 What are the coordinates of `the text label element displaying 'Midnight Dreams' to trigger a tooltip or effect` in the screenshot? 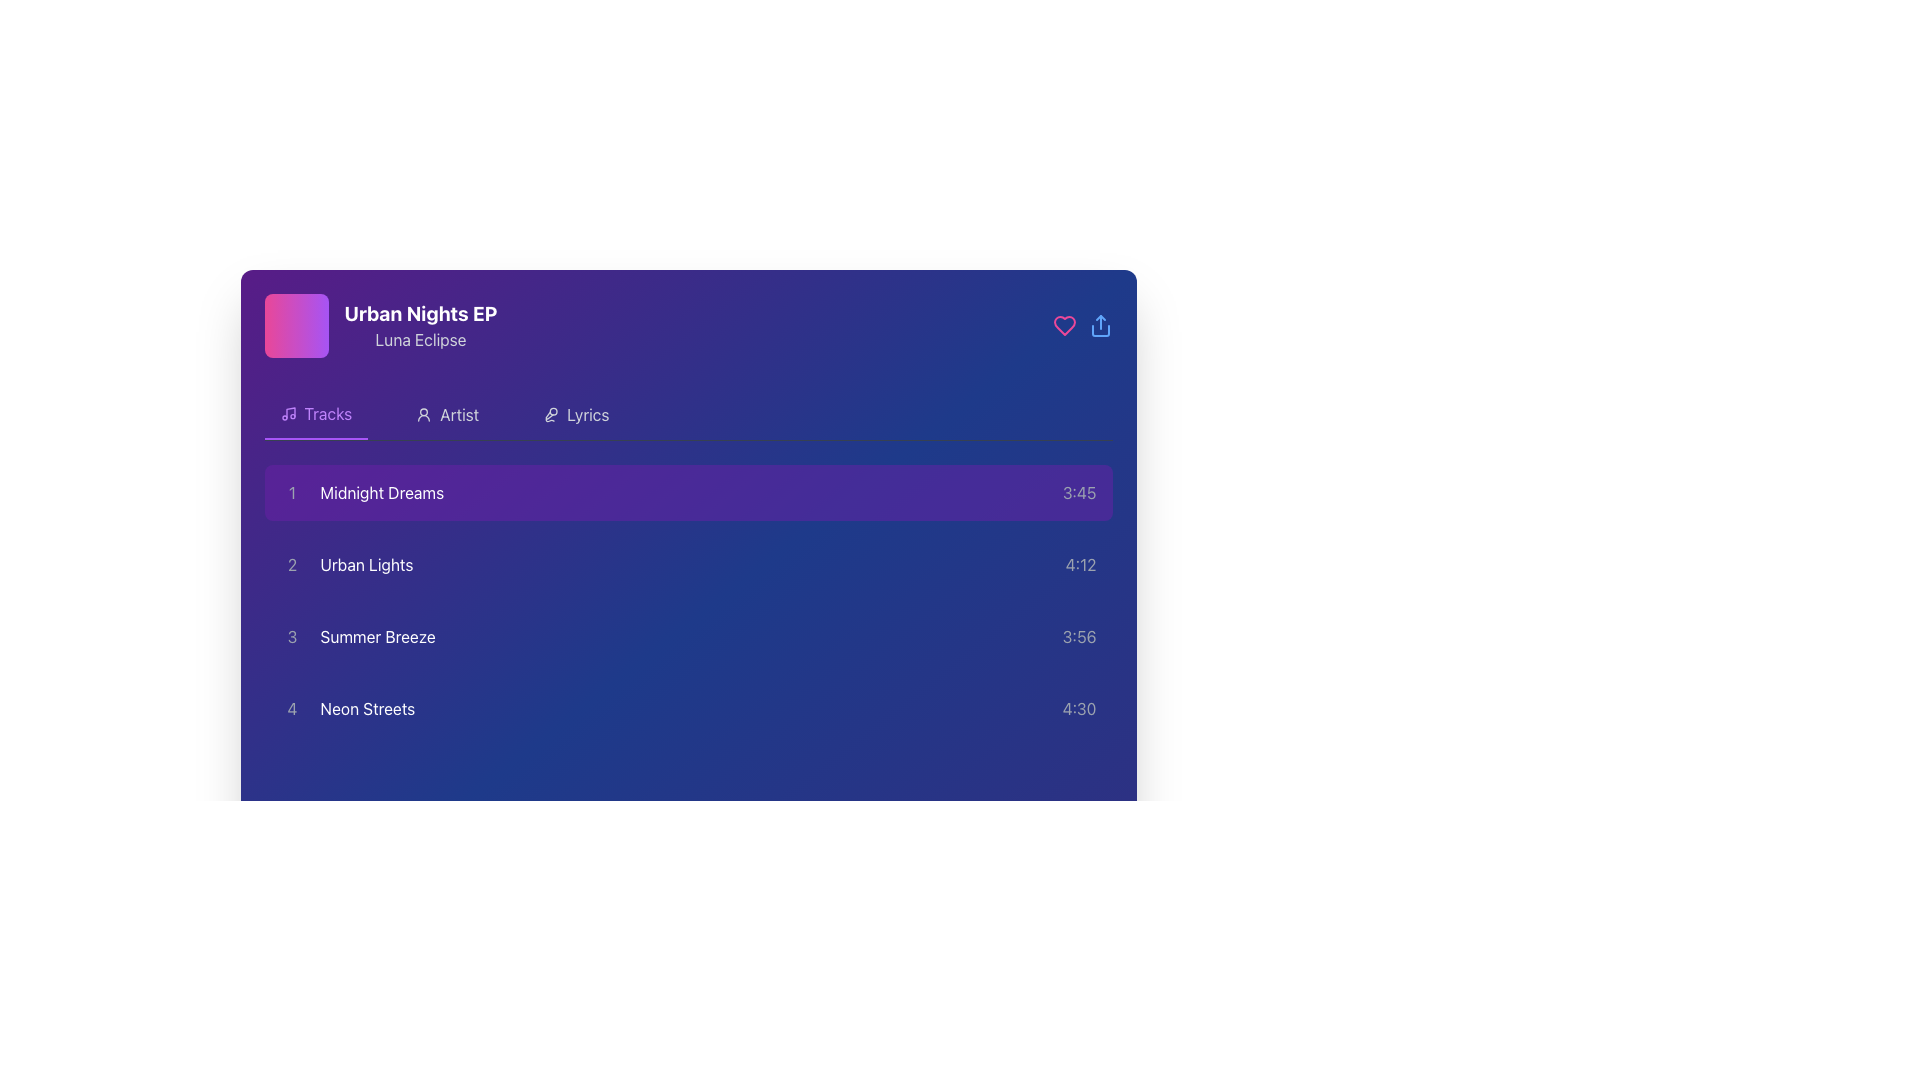 It's located at (382, 493).